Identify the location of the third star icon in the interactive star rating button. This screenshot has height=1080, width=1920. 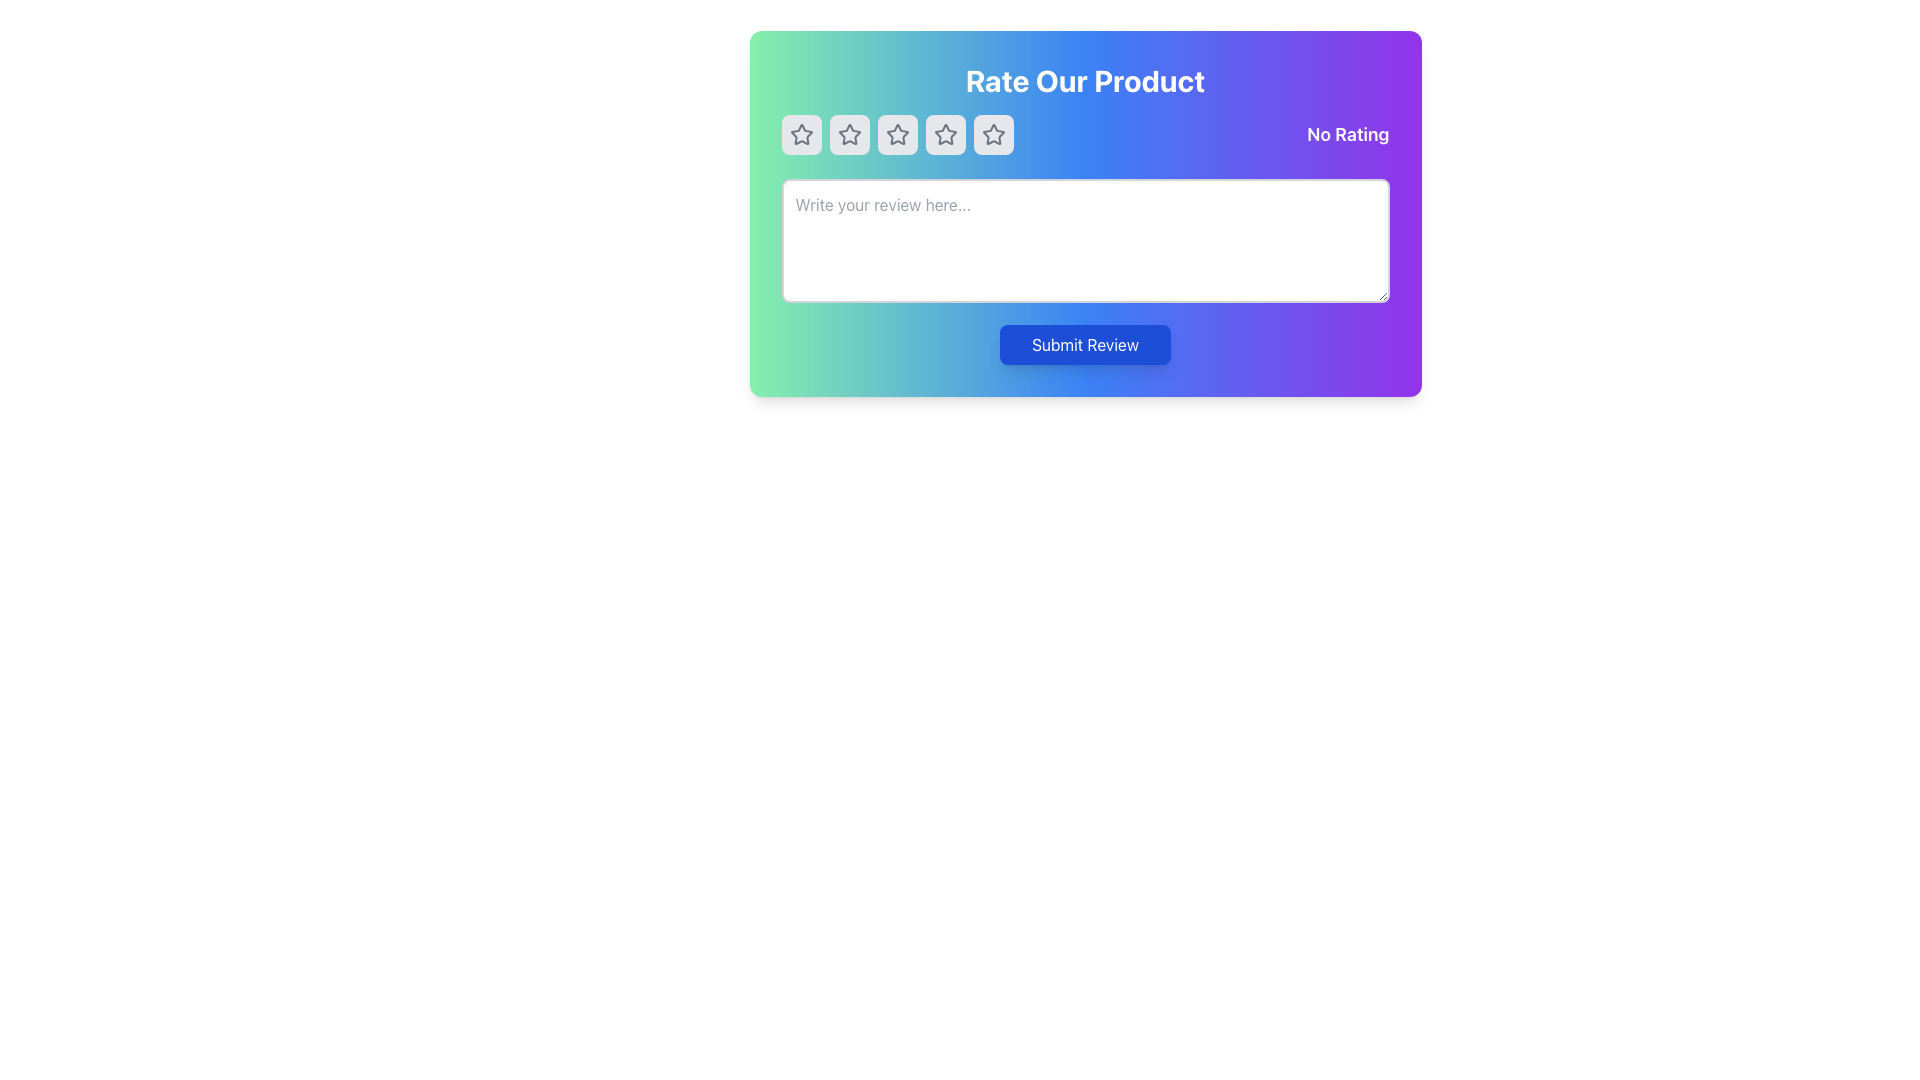
(896, 135).